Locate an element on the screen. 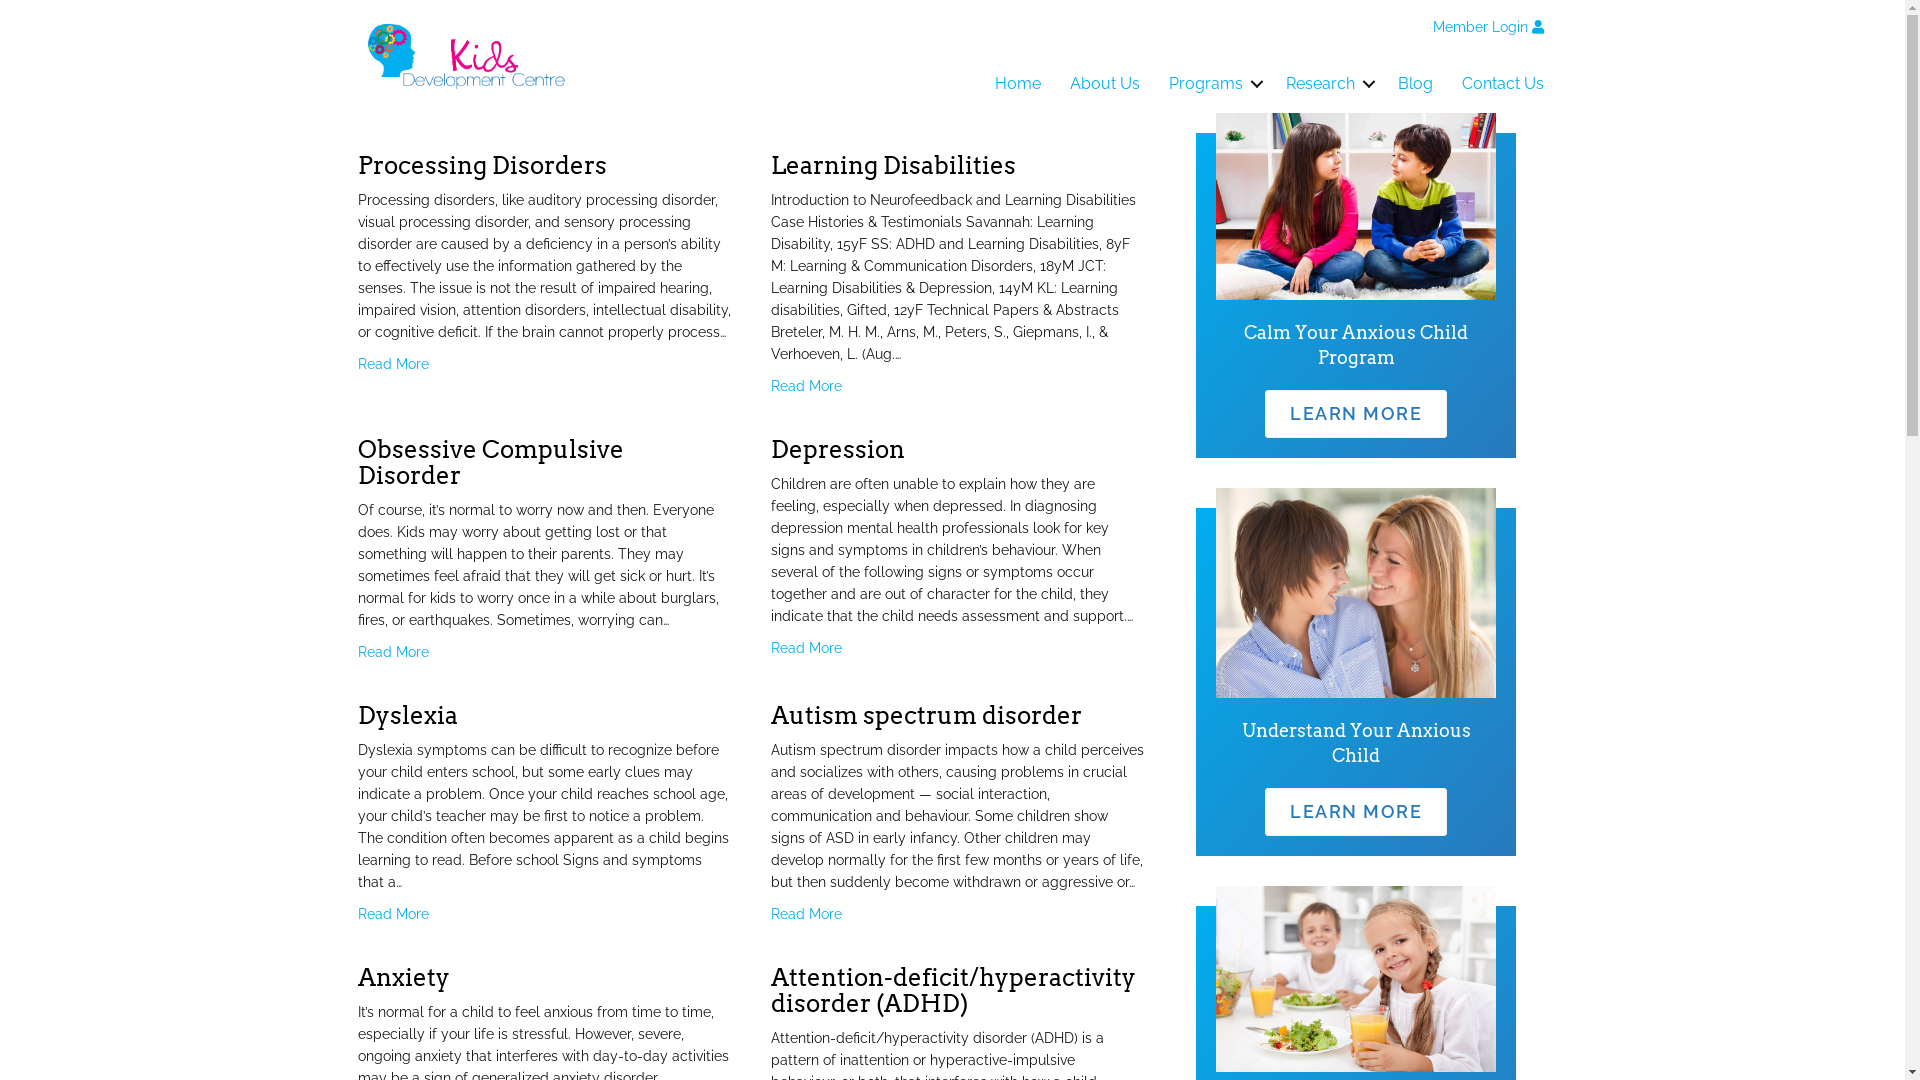 Image resolution: width=1920 pixels, height=1080 pixels. 'Member Login' is located at coordinates (1488, 27).